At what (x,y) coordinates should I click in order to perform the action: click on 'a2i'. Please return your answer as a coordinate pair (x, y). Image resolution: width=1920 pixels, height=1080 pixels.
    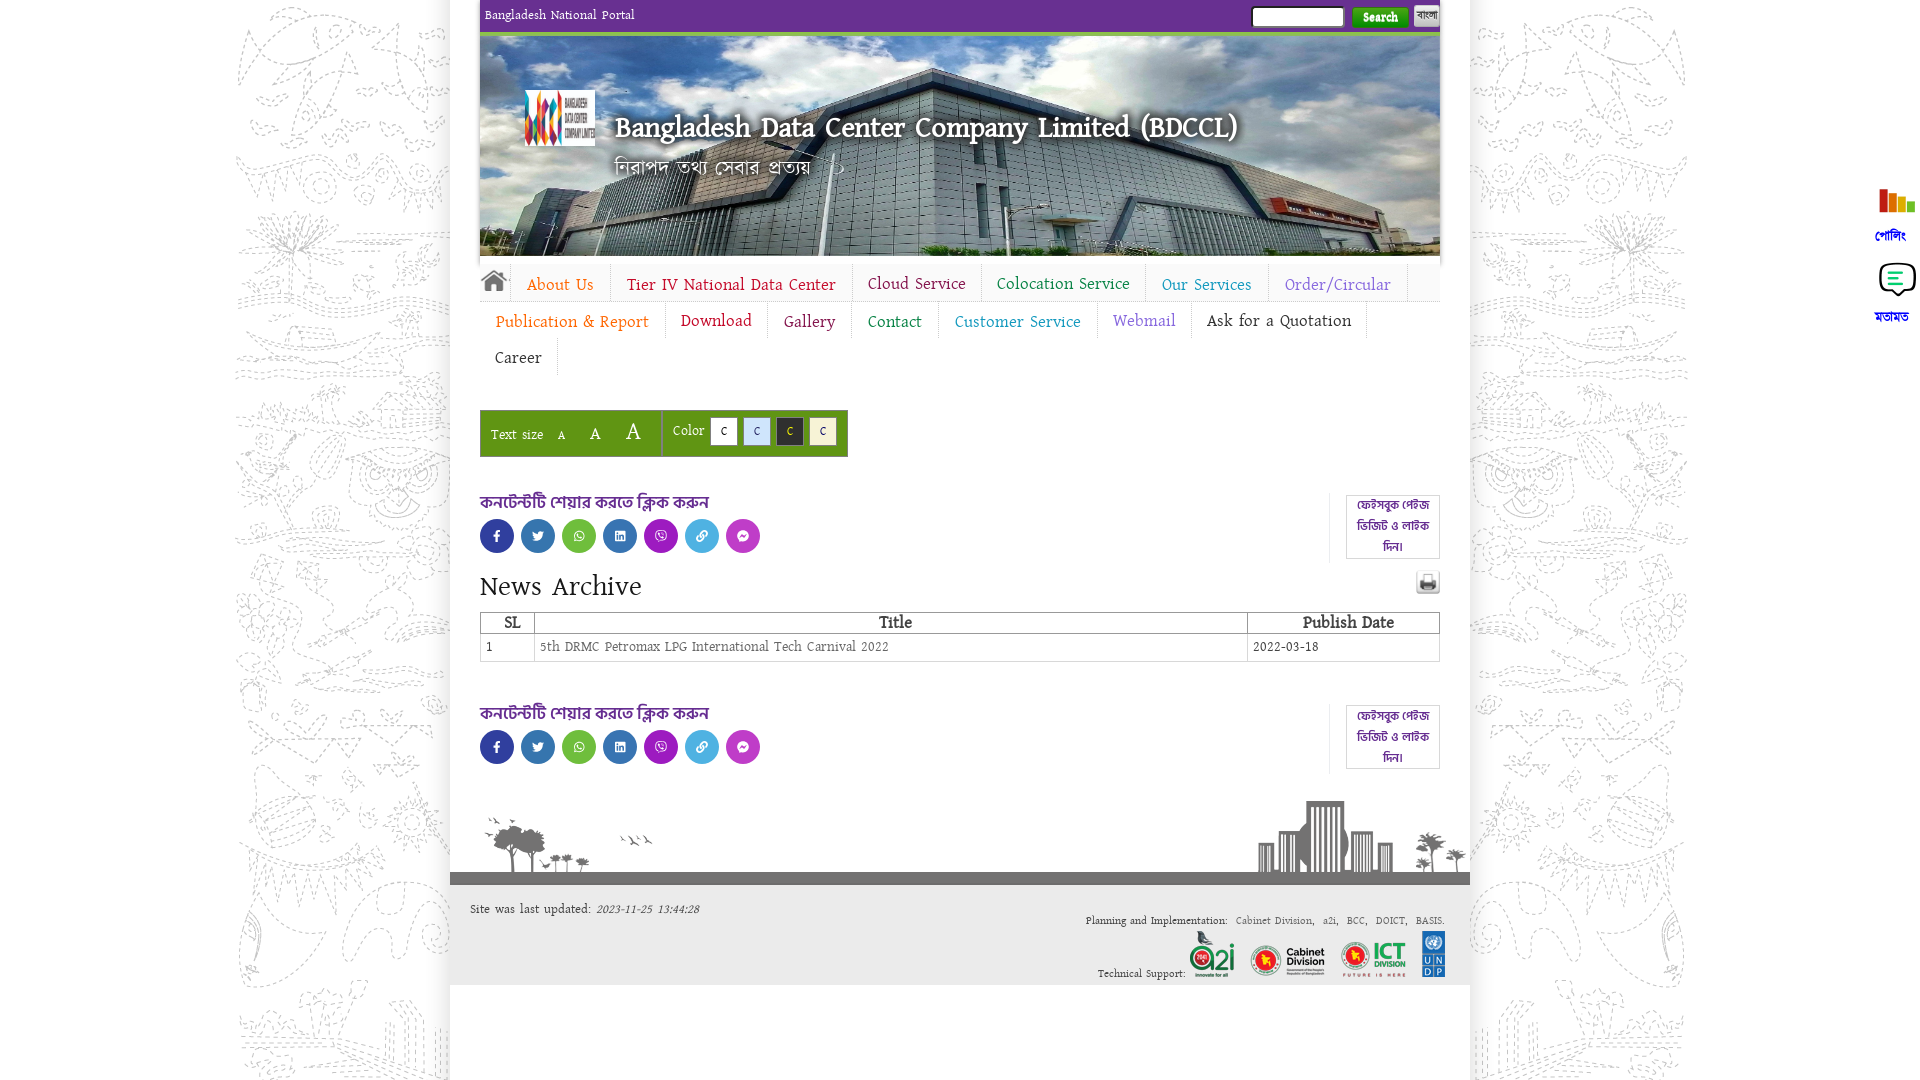
    Looking at the image, I should click on (1329, 920).